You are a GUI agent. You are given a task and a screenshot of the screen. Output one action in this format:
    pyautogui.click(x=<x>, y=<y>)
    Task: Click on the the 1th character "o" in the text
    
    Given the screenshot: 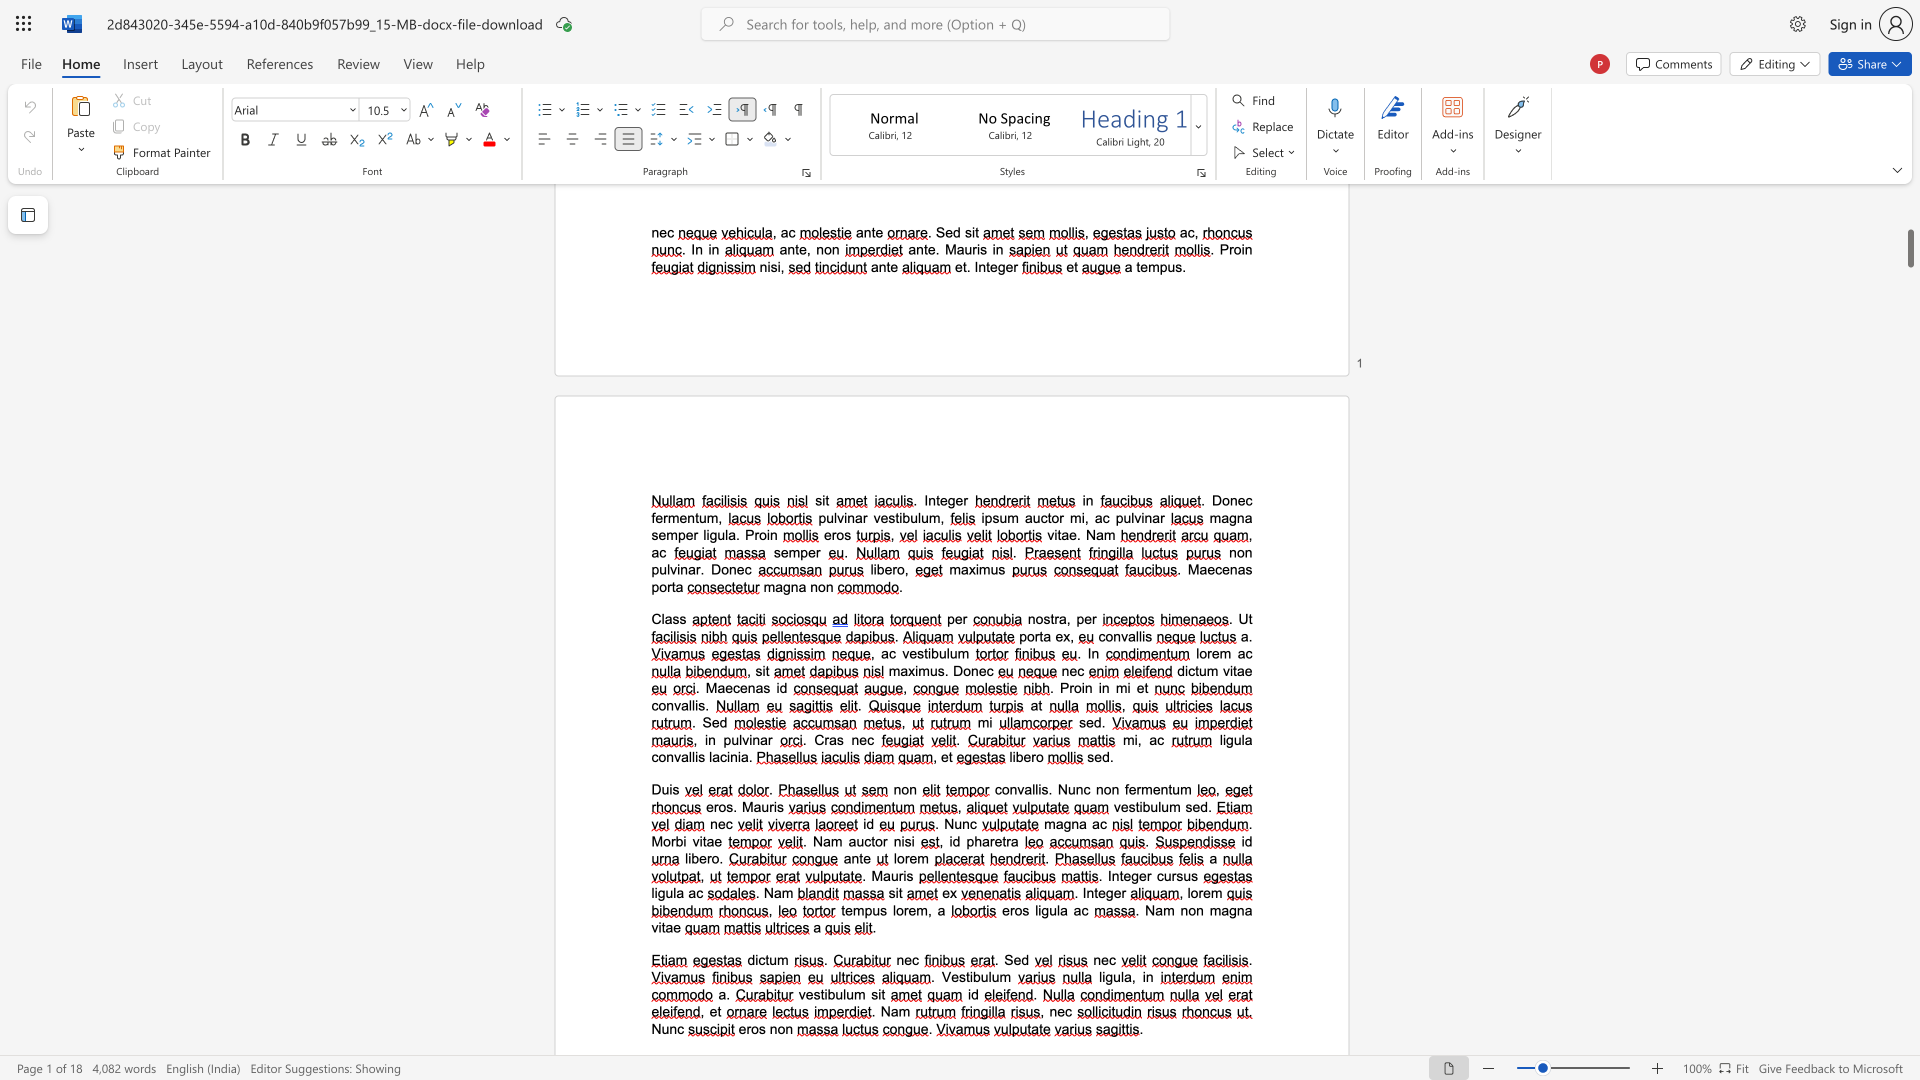 What is the action you would take?
    pyautogui.click(x=1108, y=636)
    